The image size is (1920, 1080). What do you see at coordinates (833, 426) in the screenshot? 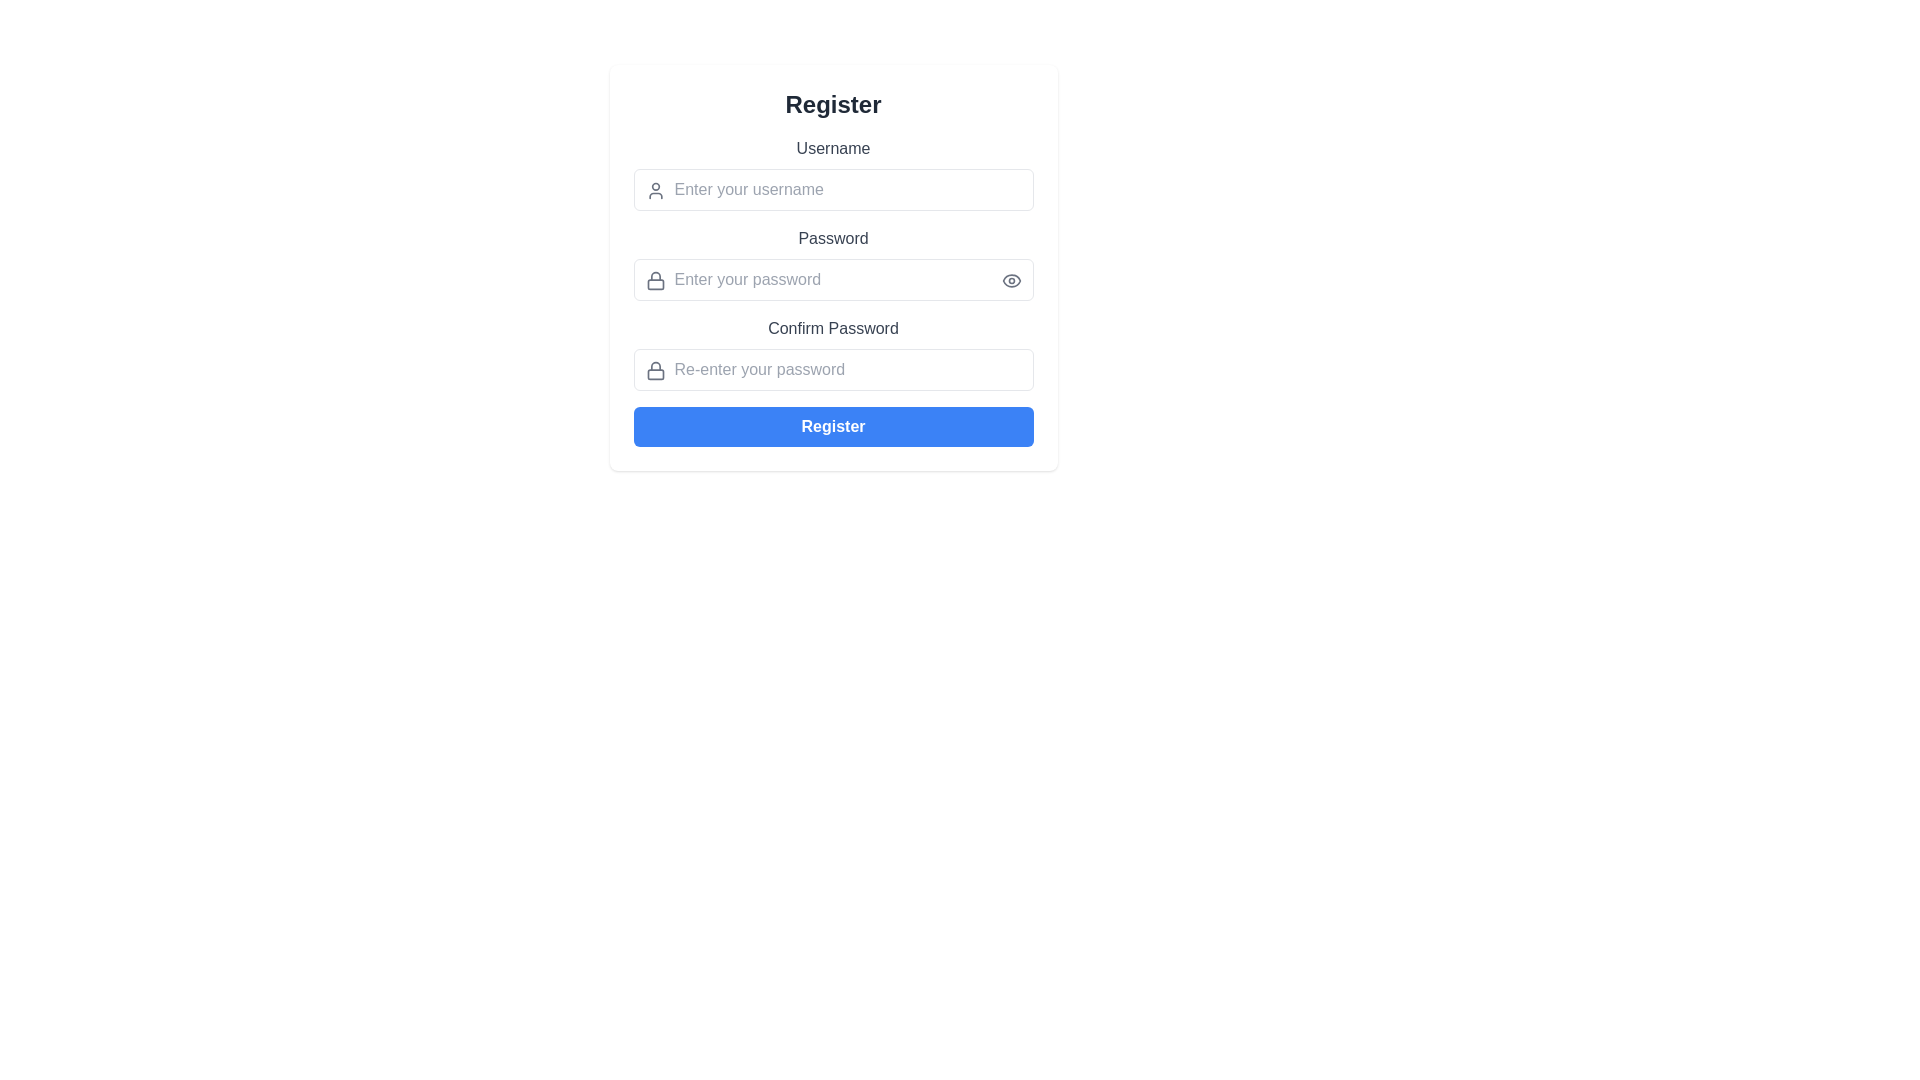
I see `the submit button located below the 'Confirm Password' field in the registration form` at bounding box center [833, 426].